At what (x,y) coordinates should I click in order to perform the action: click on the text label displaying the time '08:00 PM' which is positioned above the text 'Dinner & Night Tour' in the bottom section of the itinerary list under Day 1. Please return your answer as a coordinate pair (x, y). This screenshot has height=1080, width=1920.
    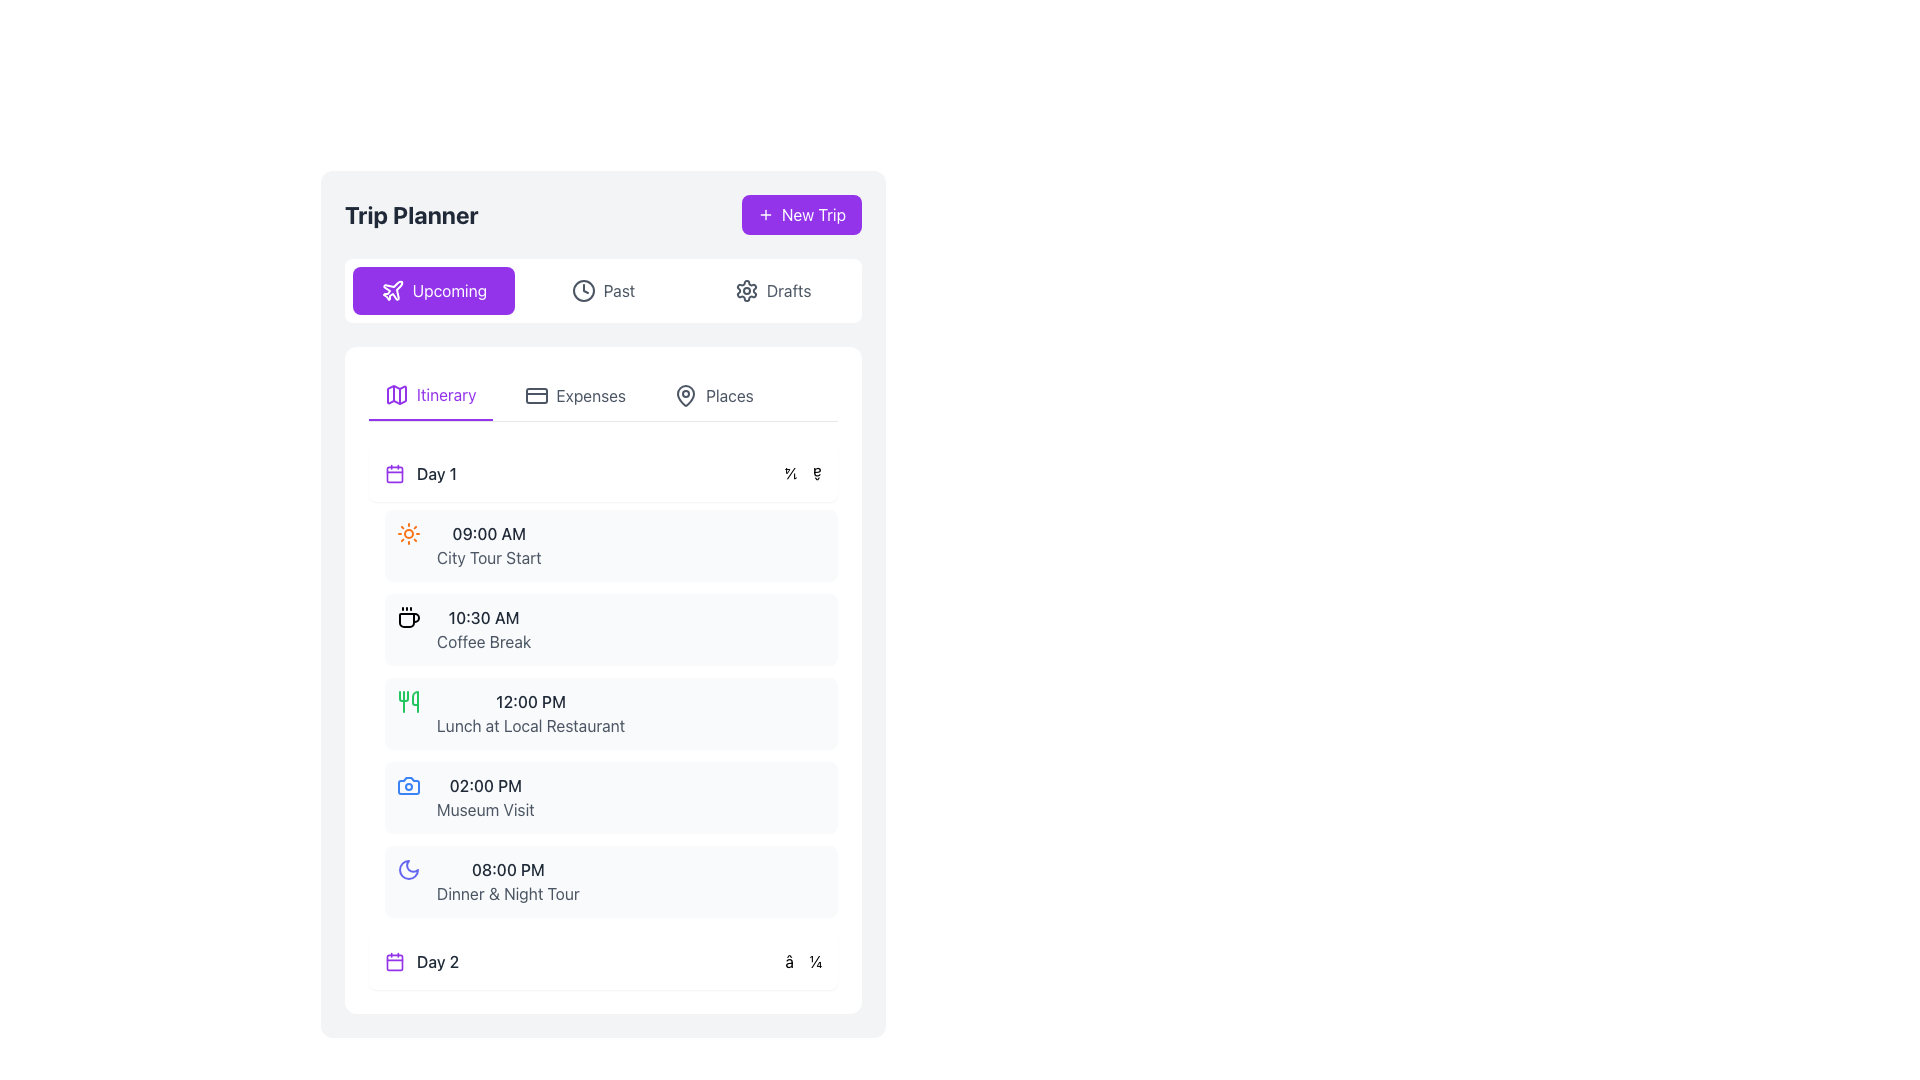
    Looking at the image, I should click on (508, 869).